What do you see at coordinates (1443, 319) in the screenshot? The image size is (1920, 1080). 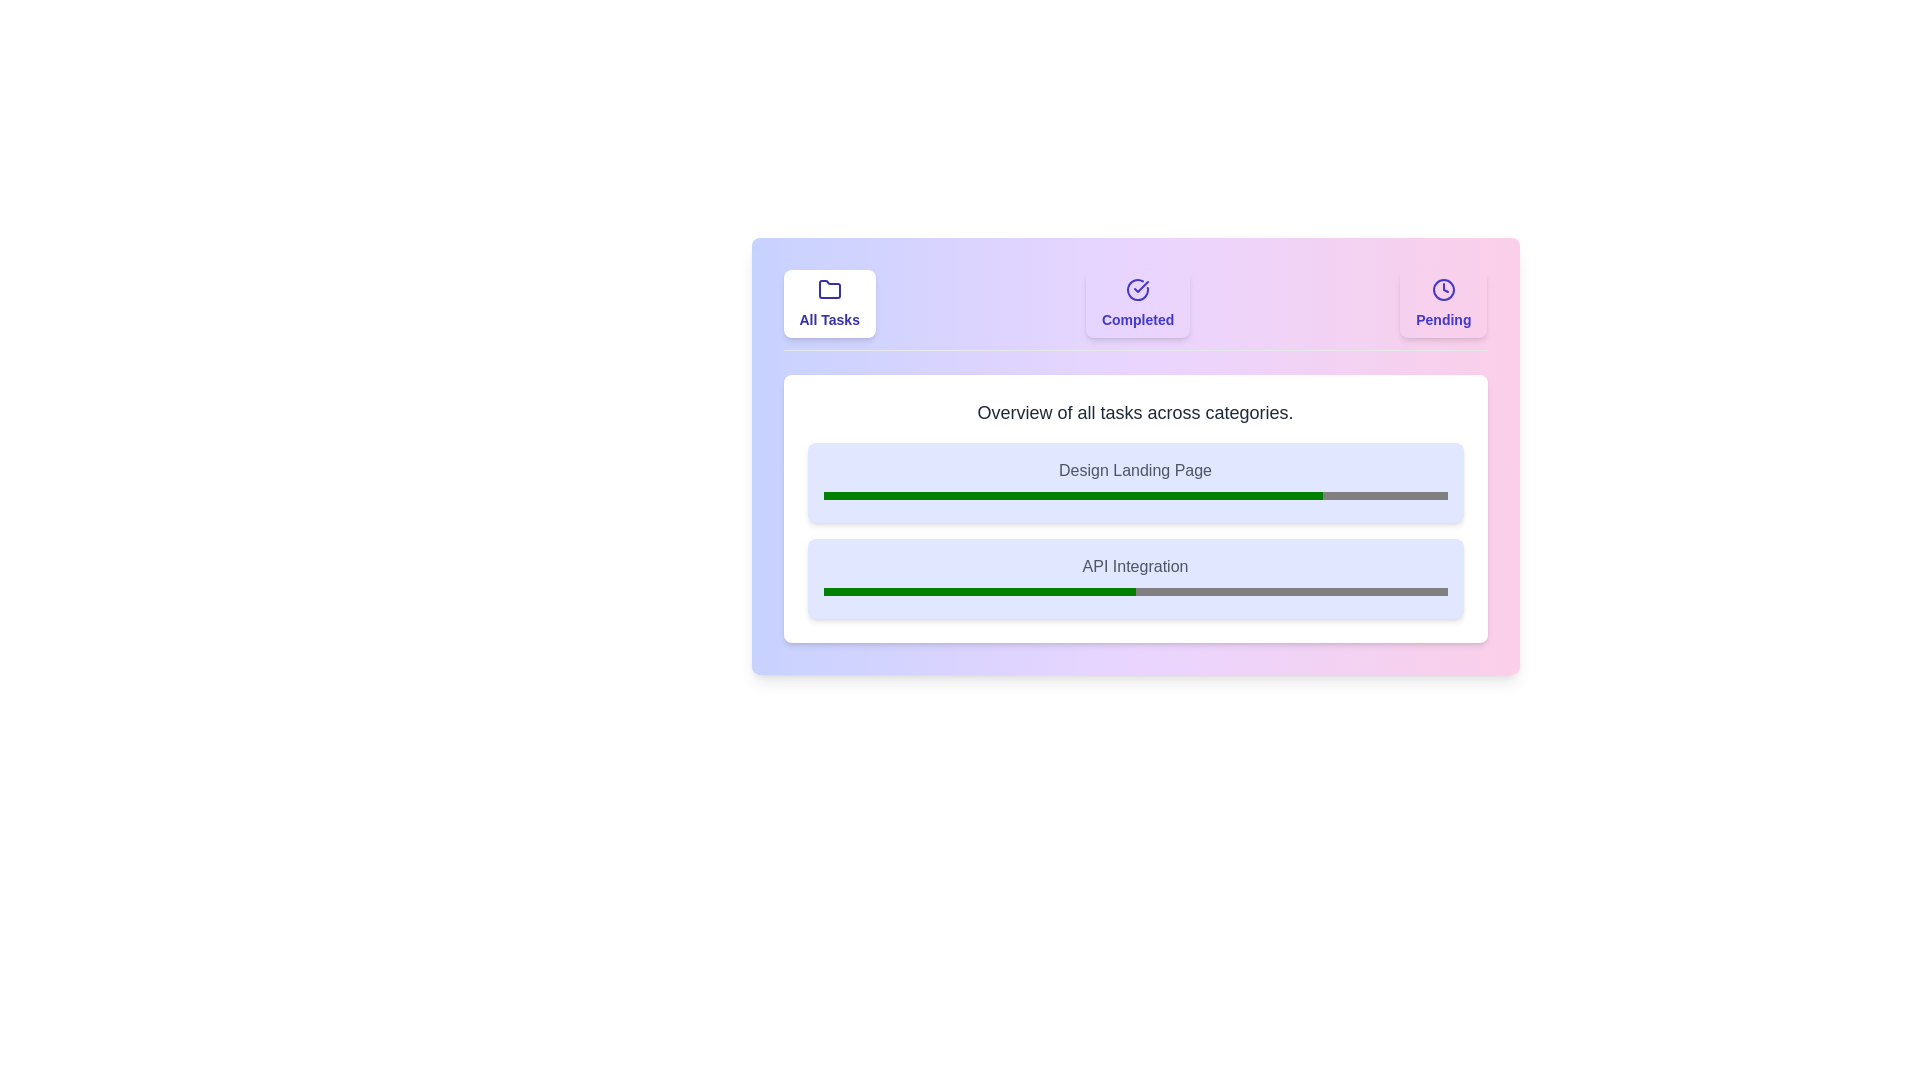 I see `the text label displaying 'Pending' in bold blue font, which is located below a clock icon and part of a button-like structure with rounded corners and a gradient background transitioning from purple to pink` at bounding box center [1443, 319].